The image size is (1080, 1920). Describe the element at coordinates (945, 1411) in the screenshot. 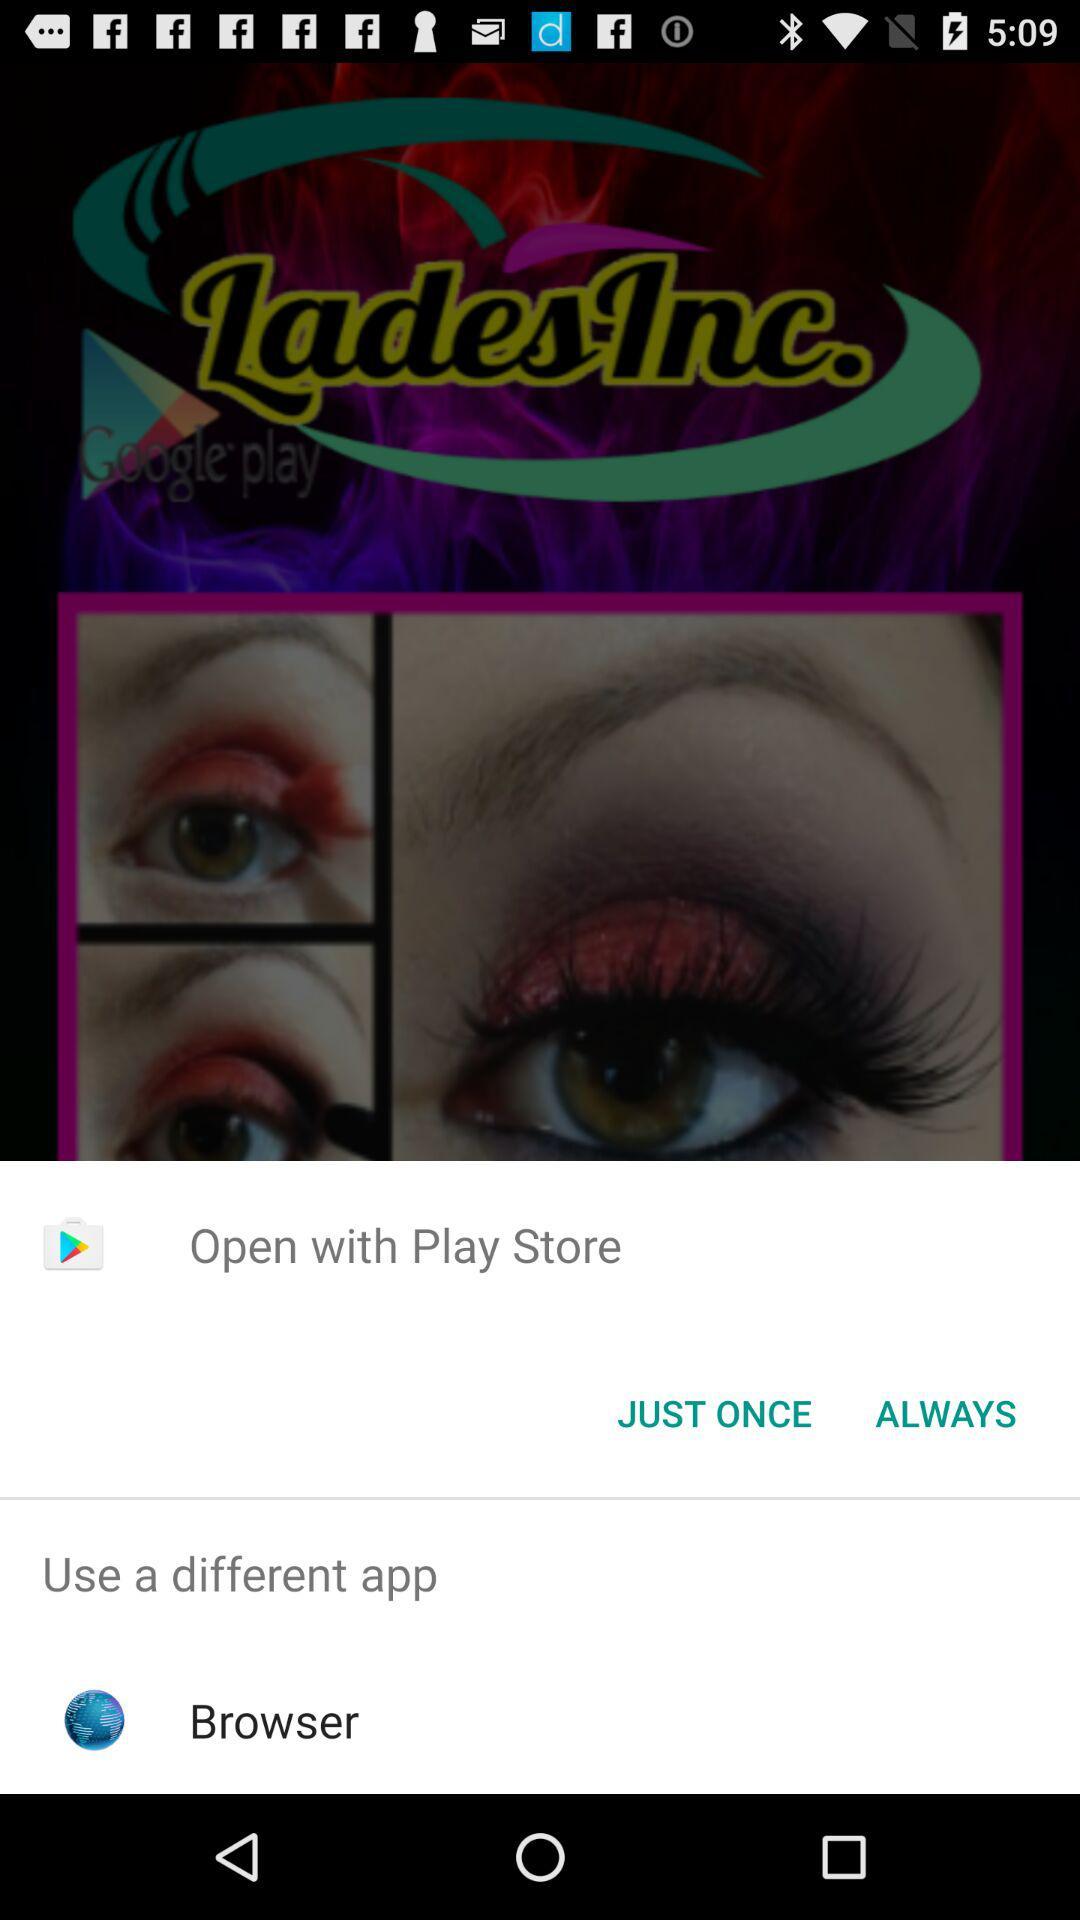

I see `the button next to the just once icon` at that location.